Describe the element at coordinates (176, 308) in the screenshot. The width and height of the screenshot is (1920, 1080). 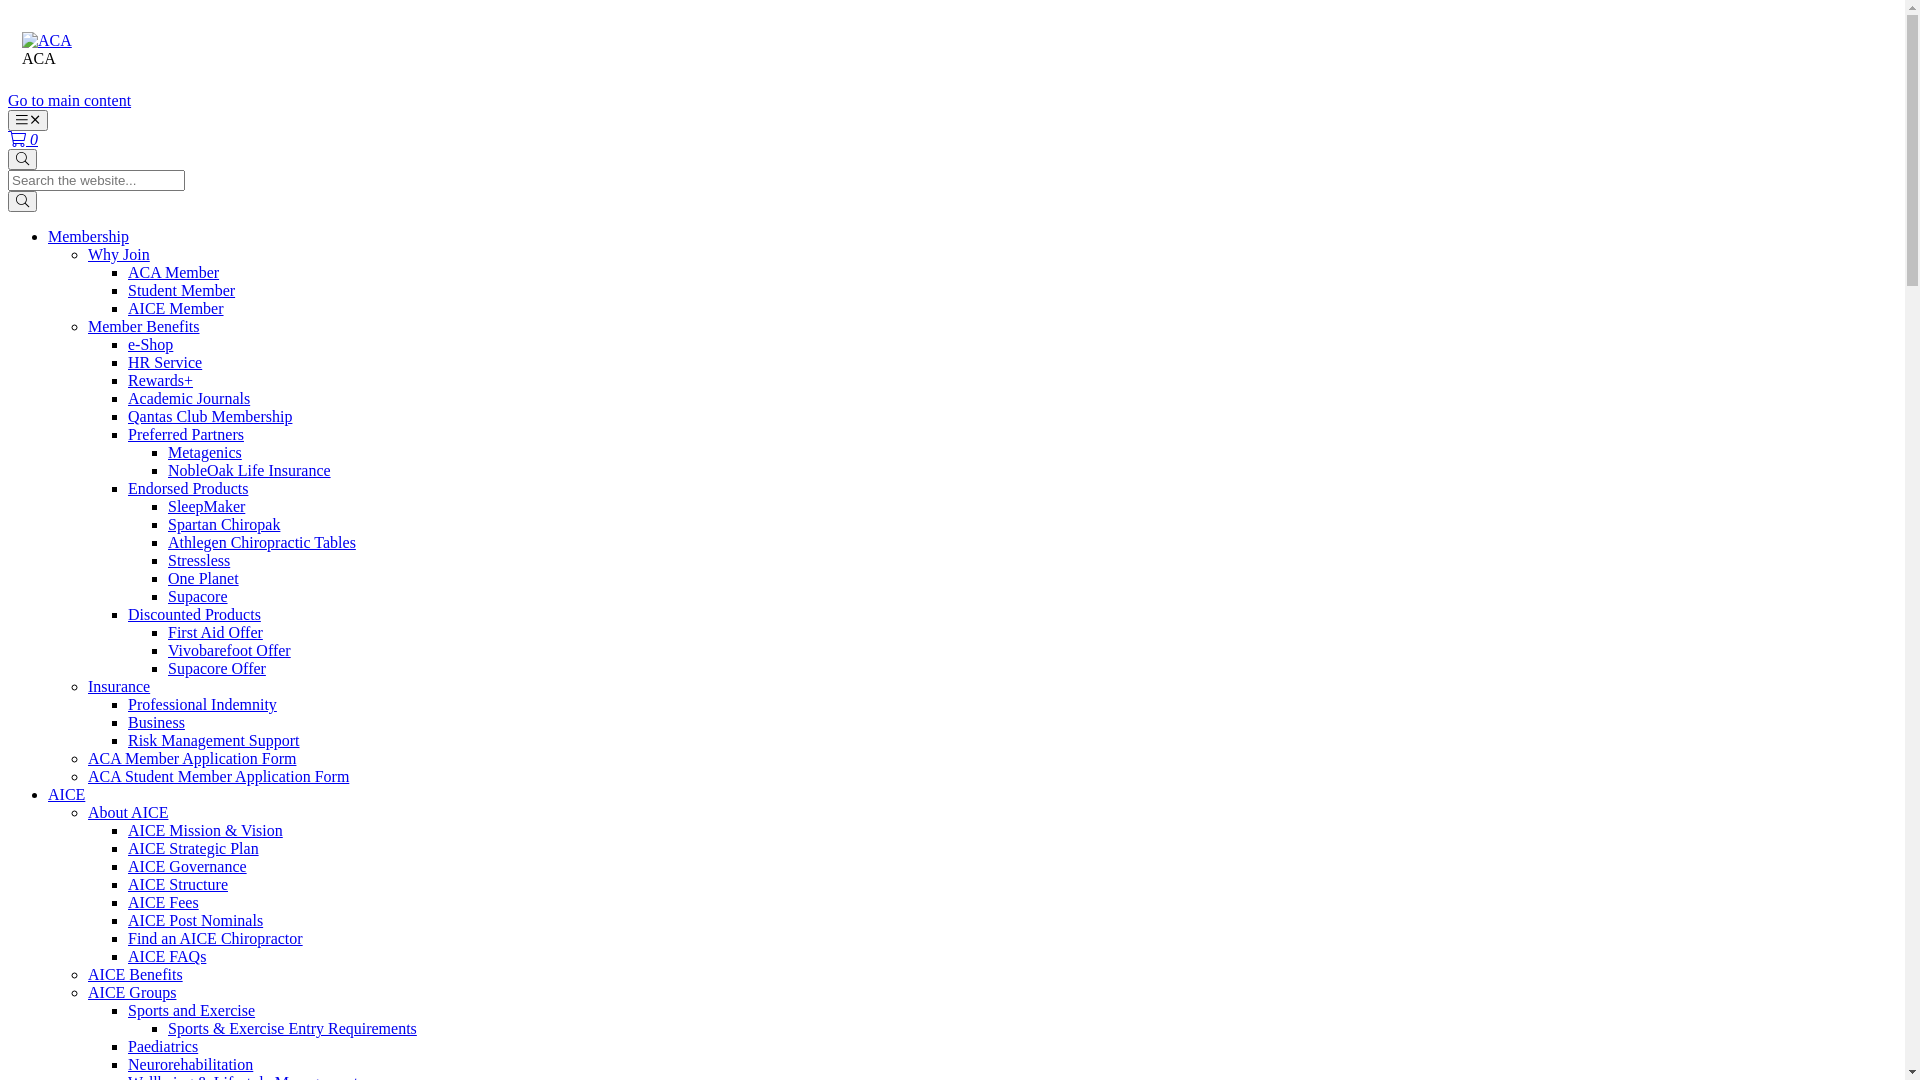
I see `'AICE Member'` at that location.